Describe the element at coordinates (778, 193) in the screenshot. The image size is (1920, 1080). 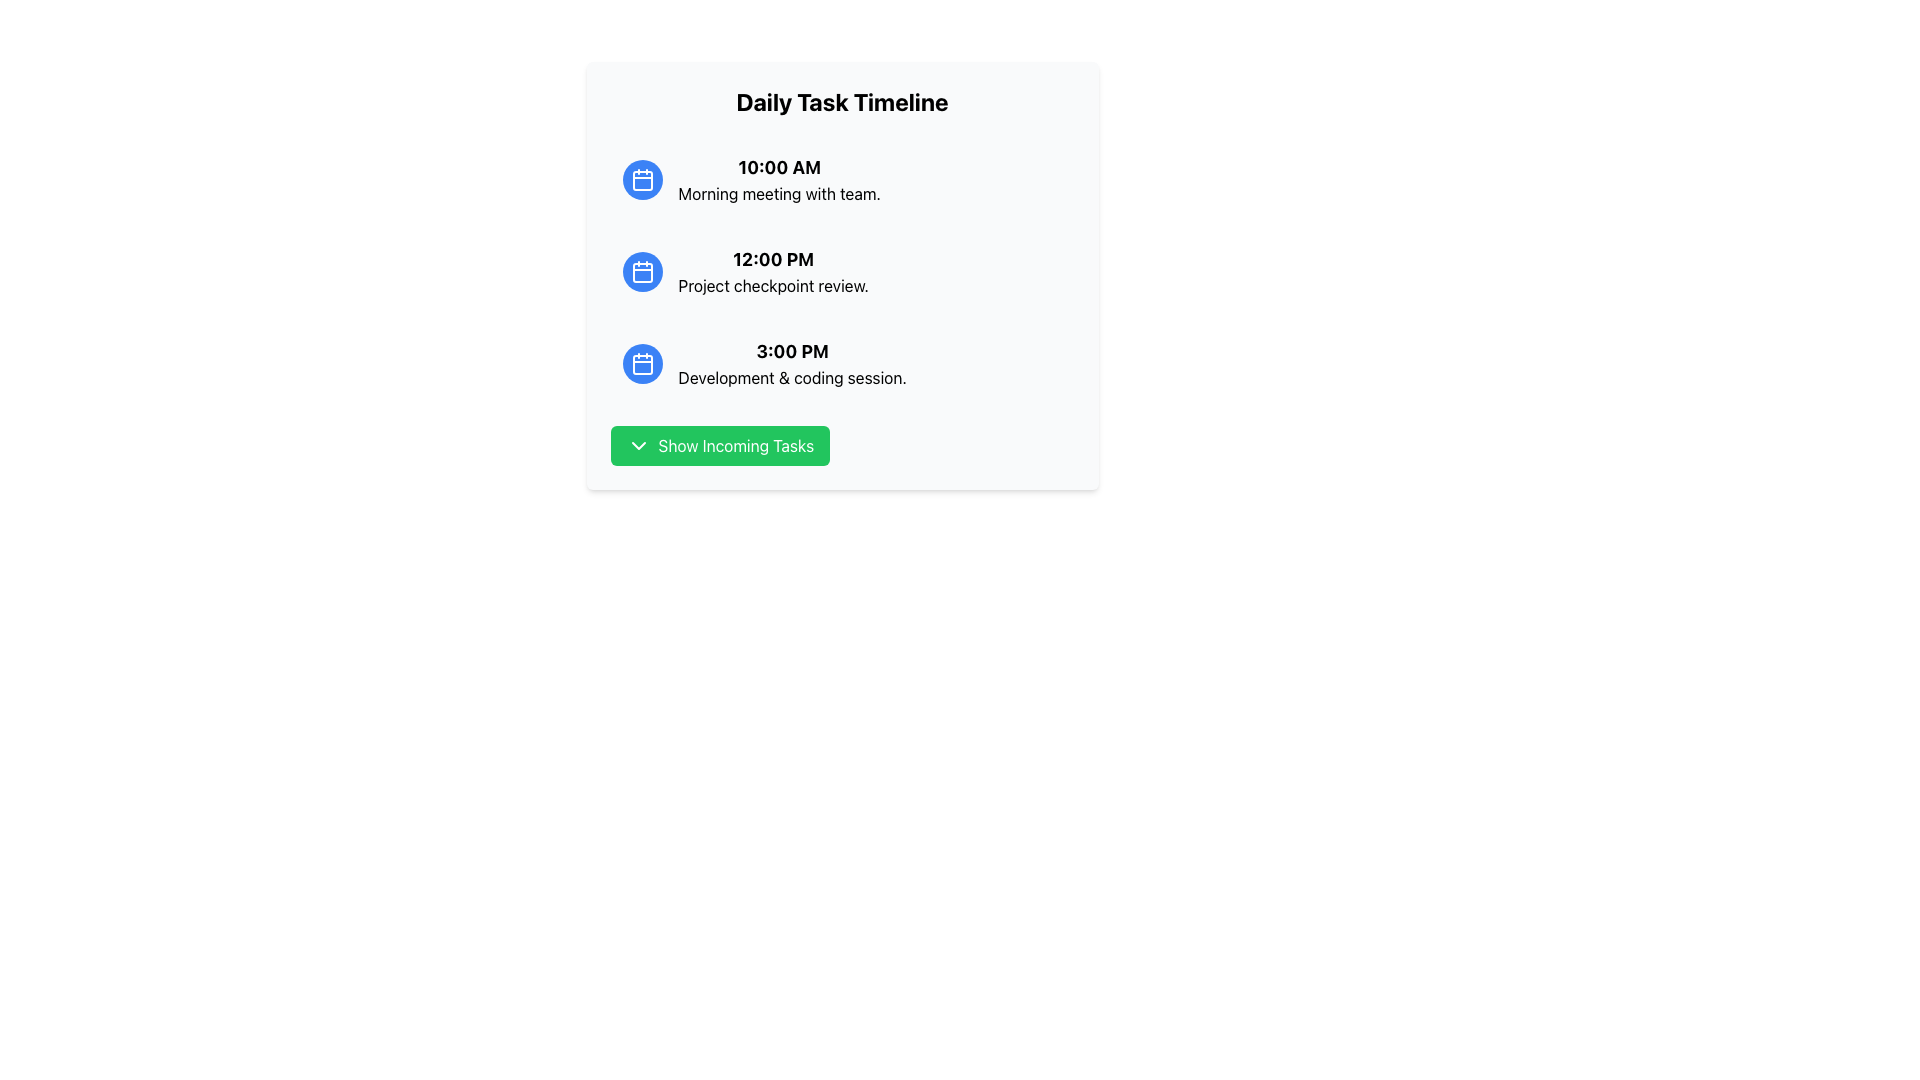
I see `the static text element that describes a scheduled event in the timeline, located directly below the '10:00 AM' timestamp` at that location.